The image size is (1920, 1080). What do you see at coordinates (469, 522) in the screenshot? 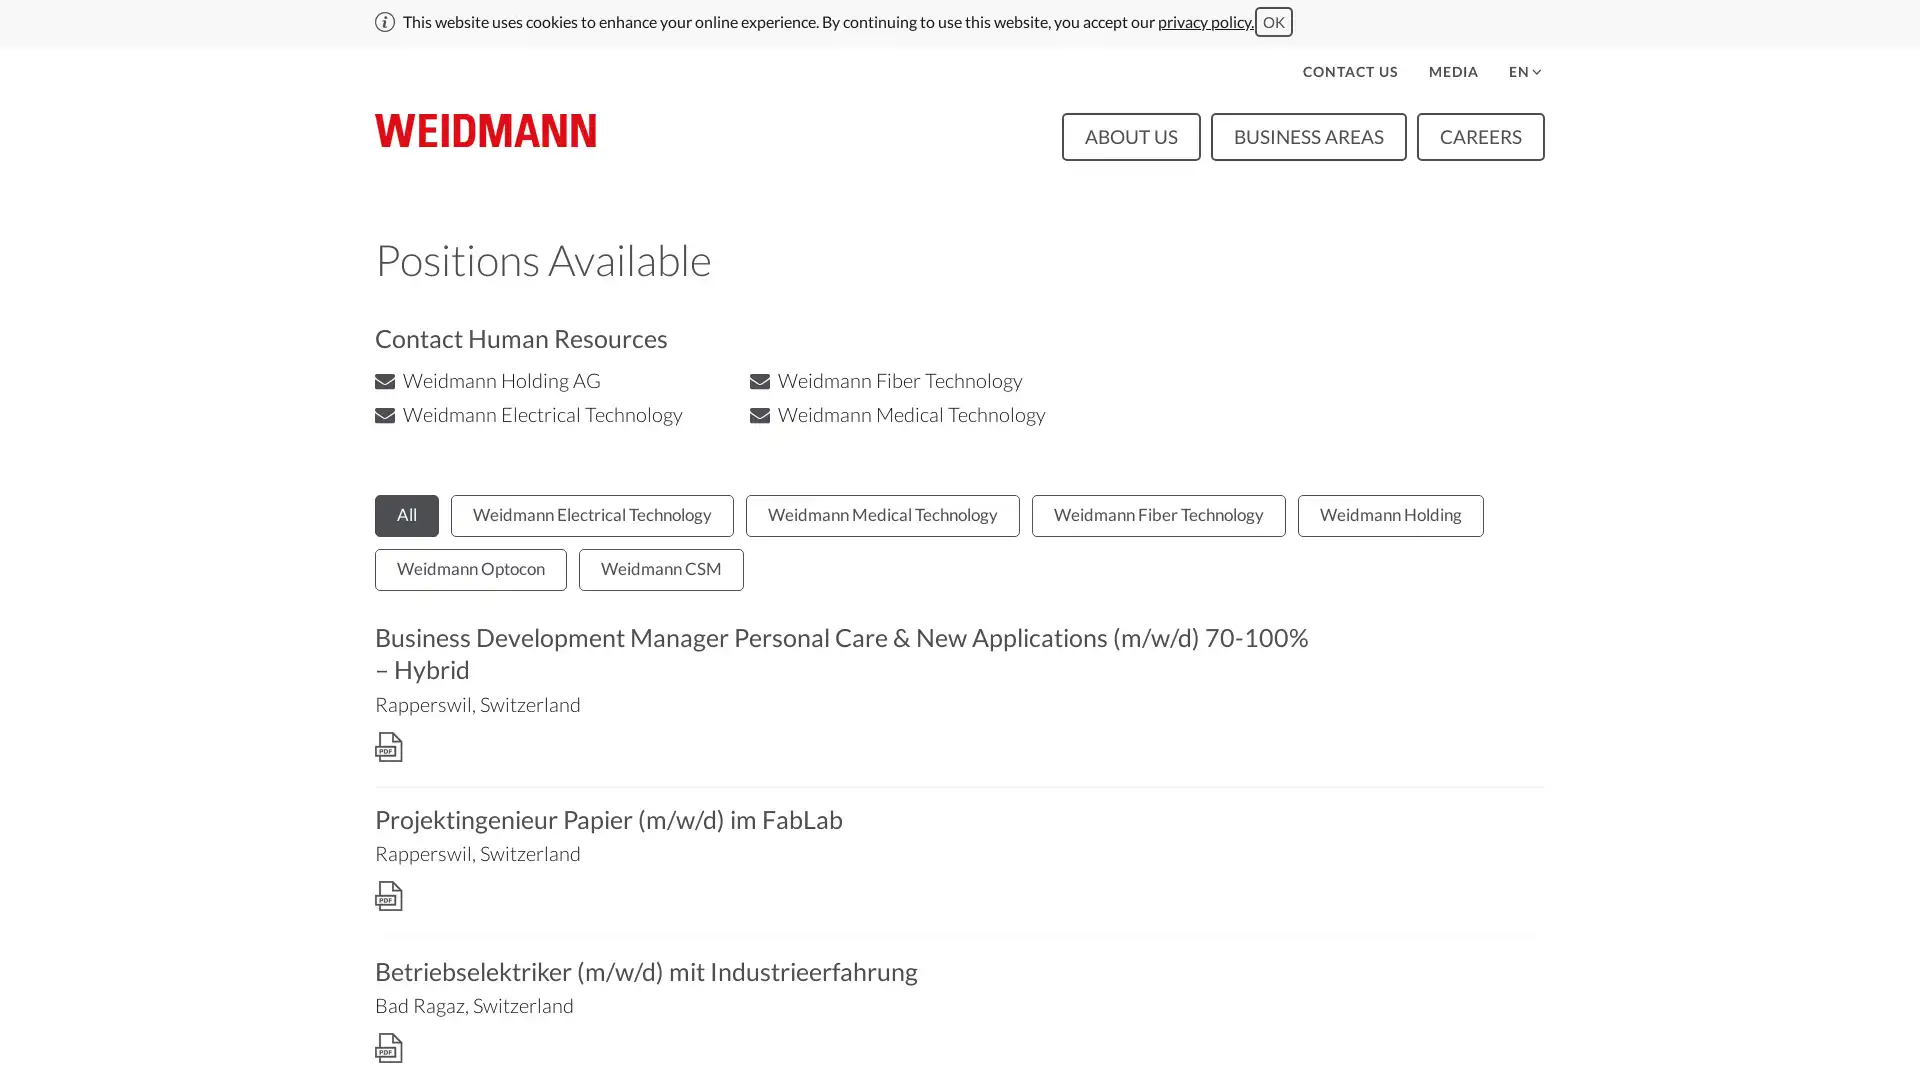
I see `Weidmann Optocon` at bounding box center [469, 522].